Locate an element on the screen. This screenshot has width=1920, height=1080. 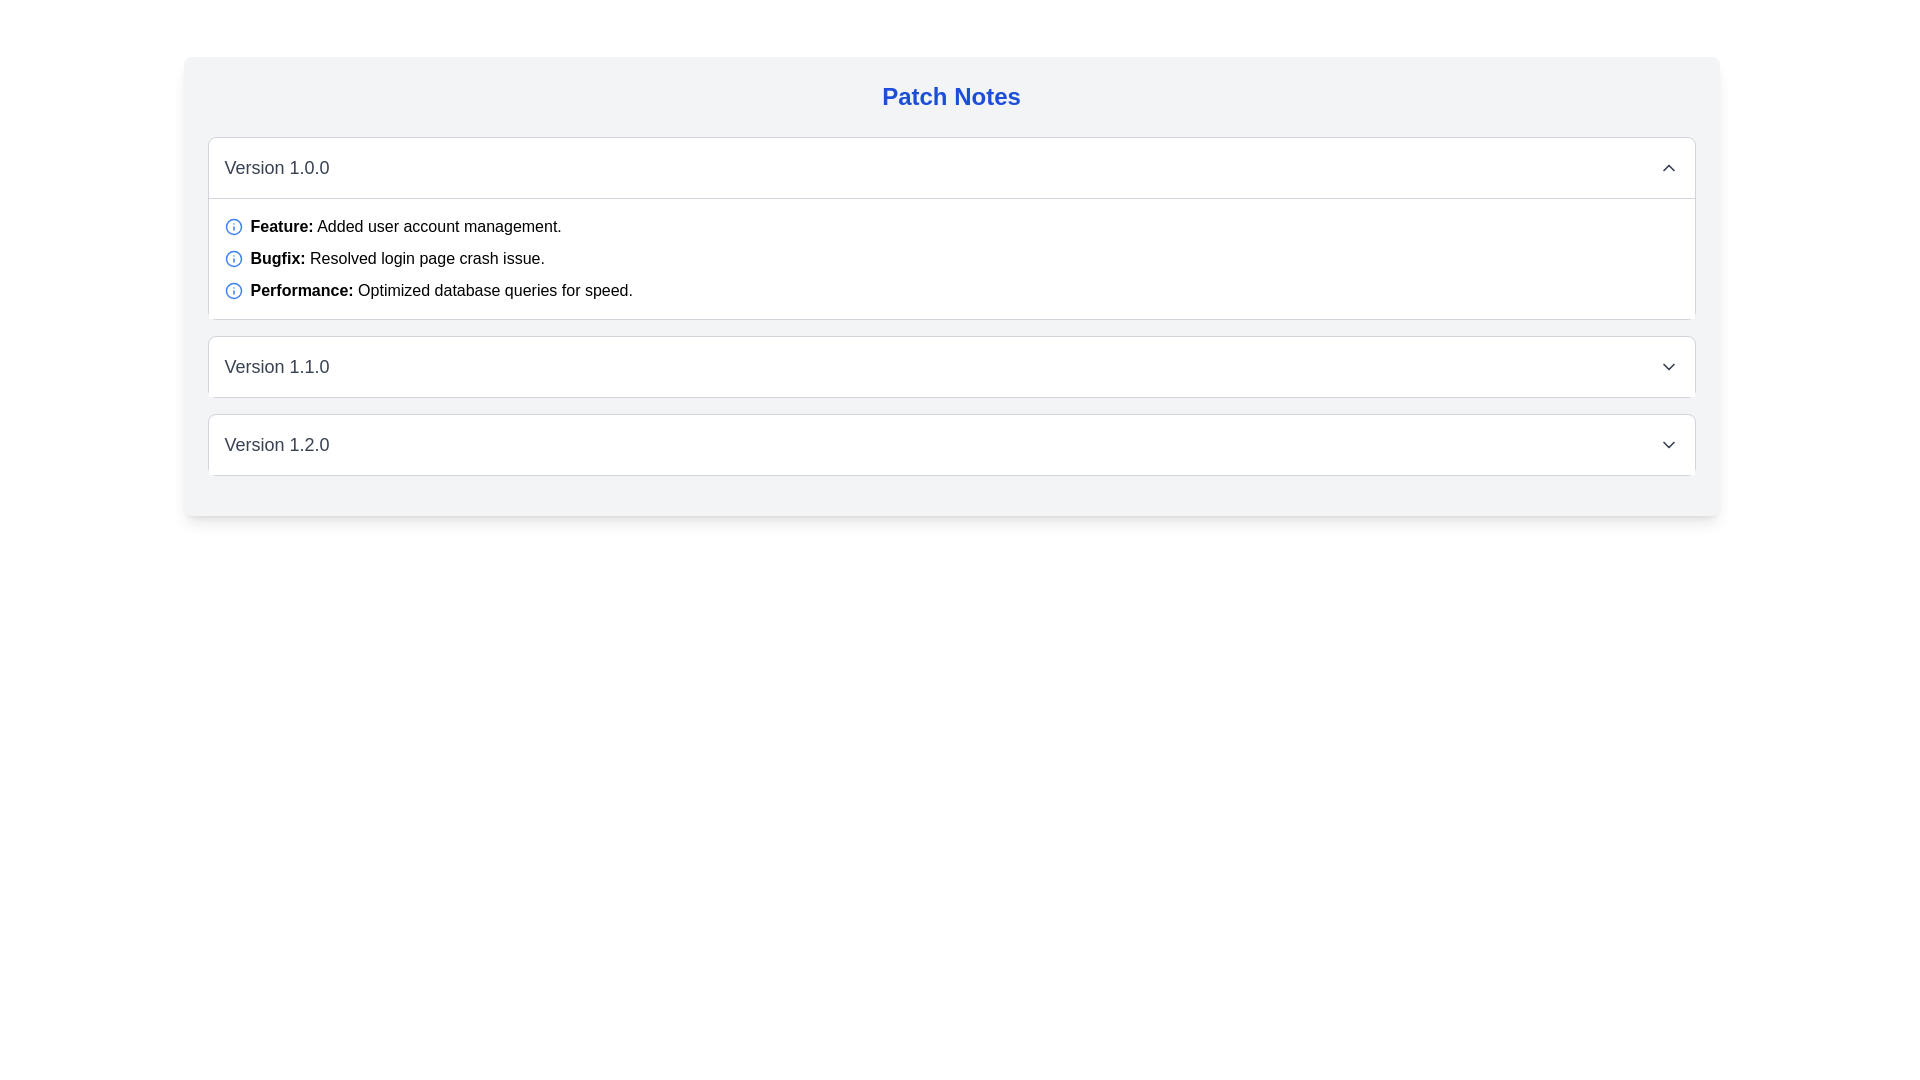
the bold text fragment reading 'Feature:' in the Patch Notes interface under Version 1.0.0 is located at coordinates (281, 225).